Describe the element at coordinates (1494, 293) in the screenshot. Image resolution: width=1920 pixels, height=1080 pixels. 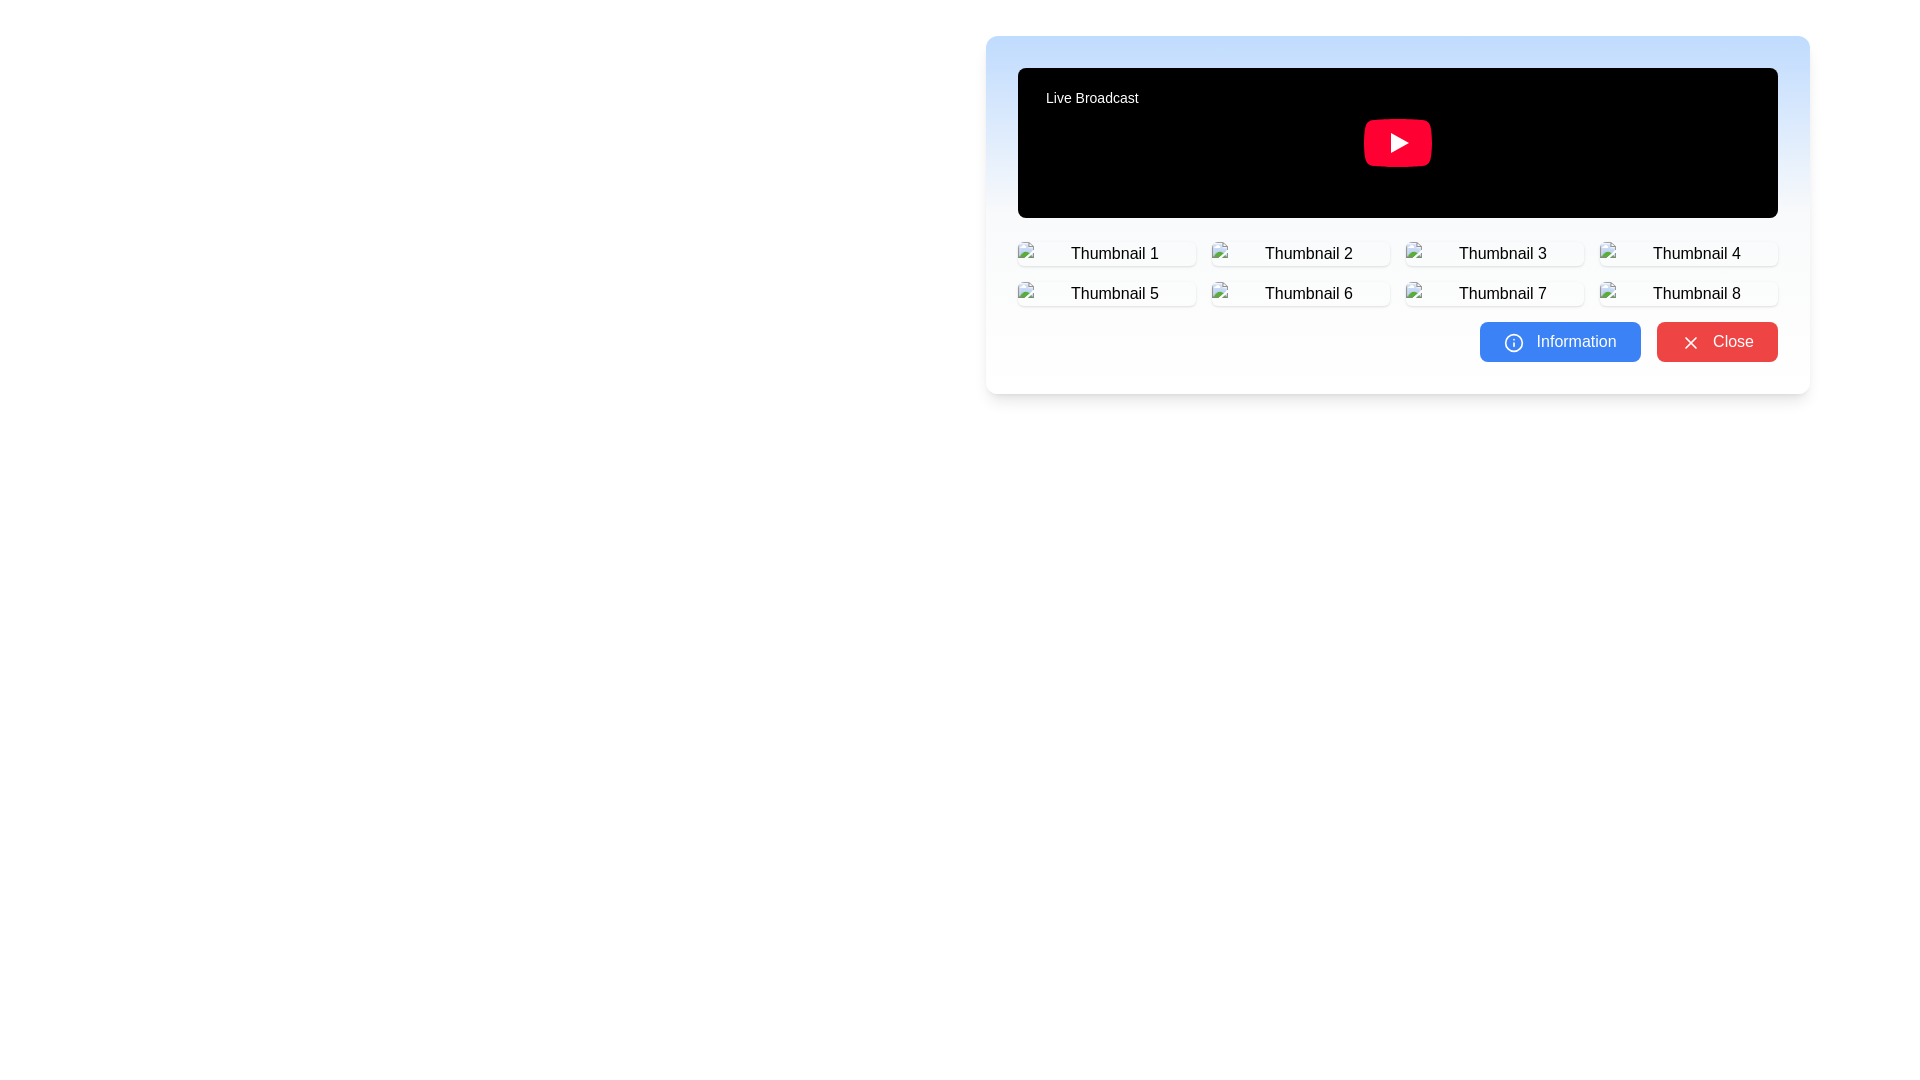
I see `the thumbnail element labeled 'Thumbnail 7'` at that location.